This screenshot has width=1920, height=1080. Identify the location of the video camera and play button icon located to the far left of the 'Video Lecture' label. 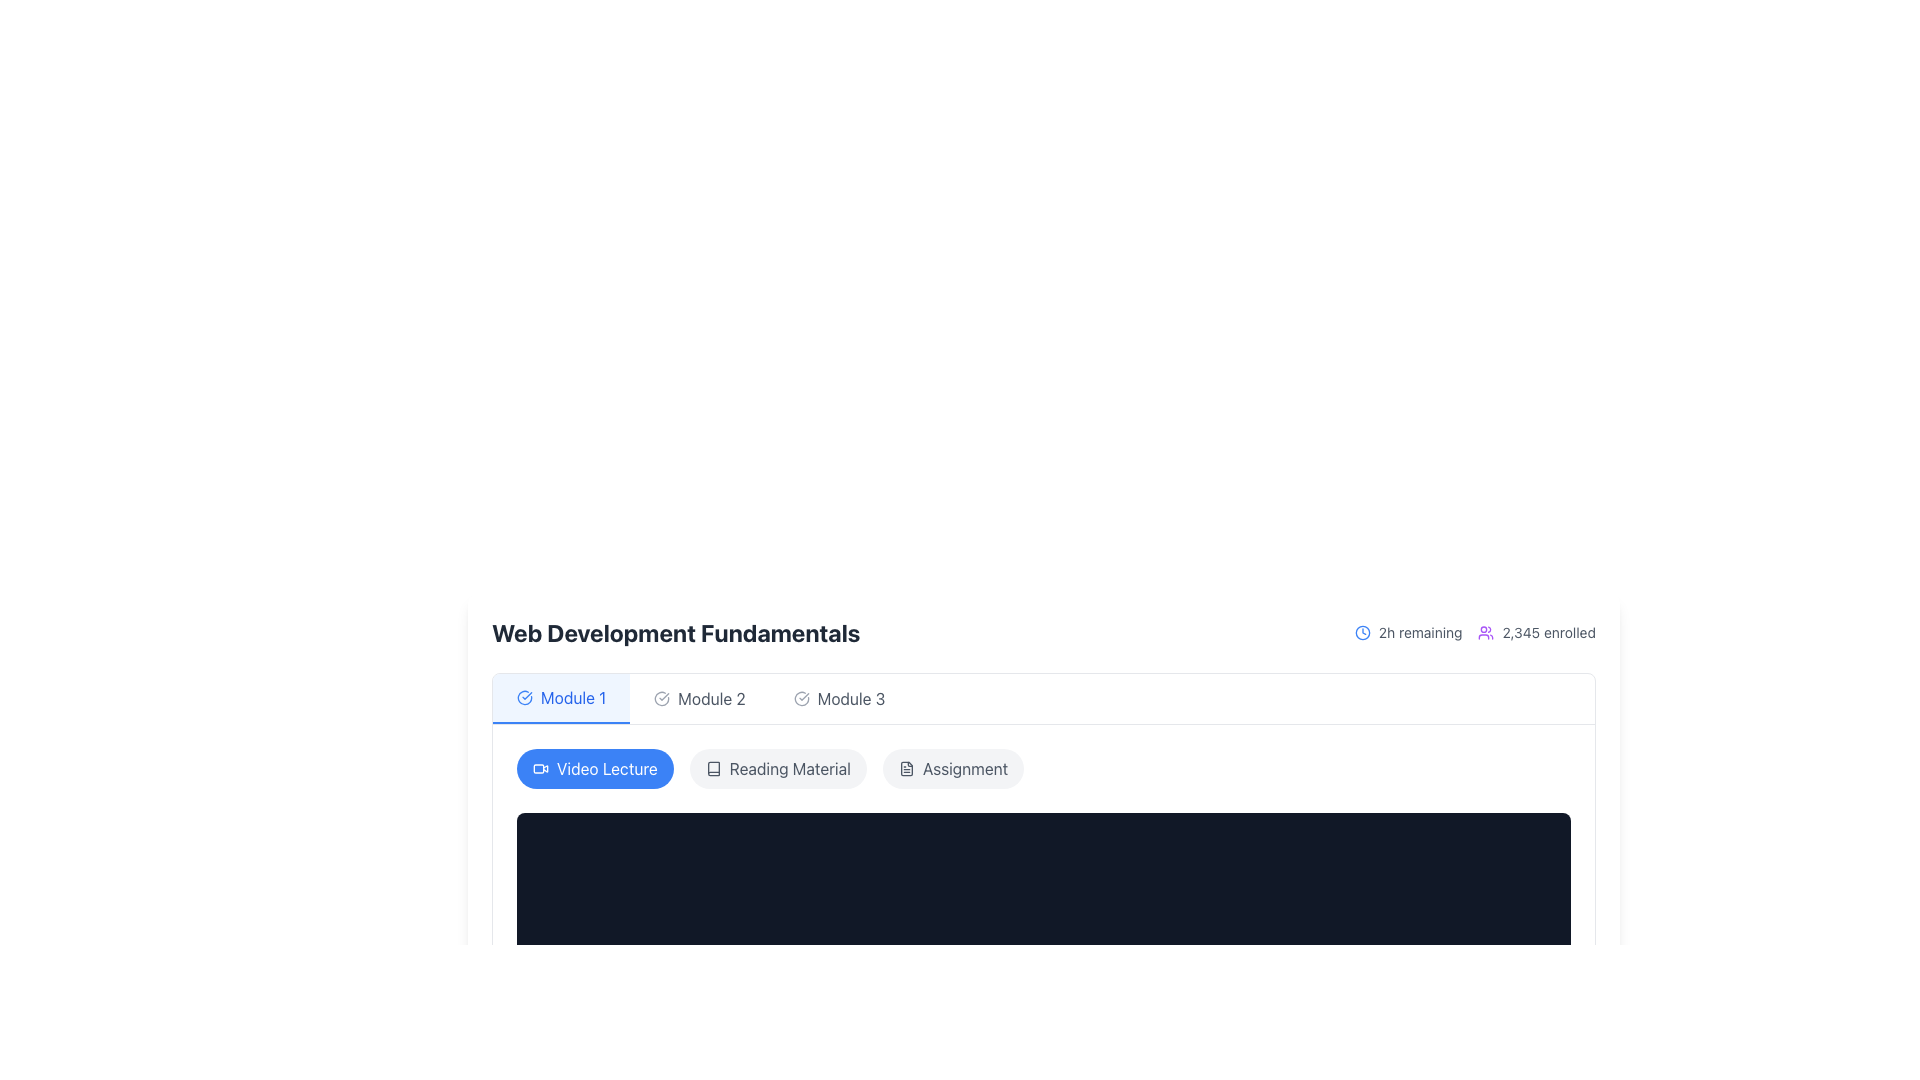
(541, 767).